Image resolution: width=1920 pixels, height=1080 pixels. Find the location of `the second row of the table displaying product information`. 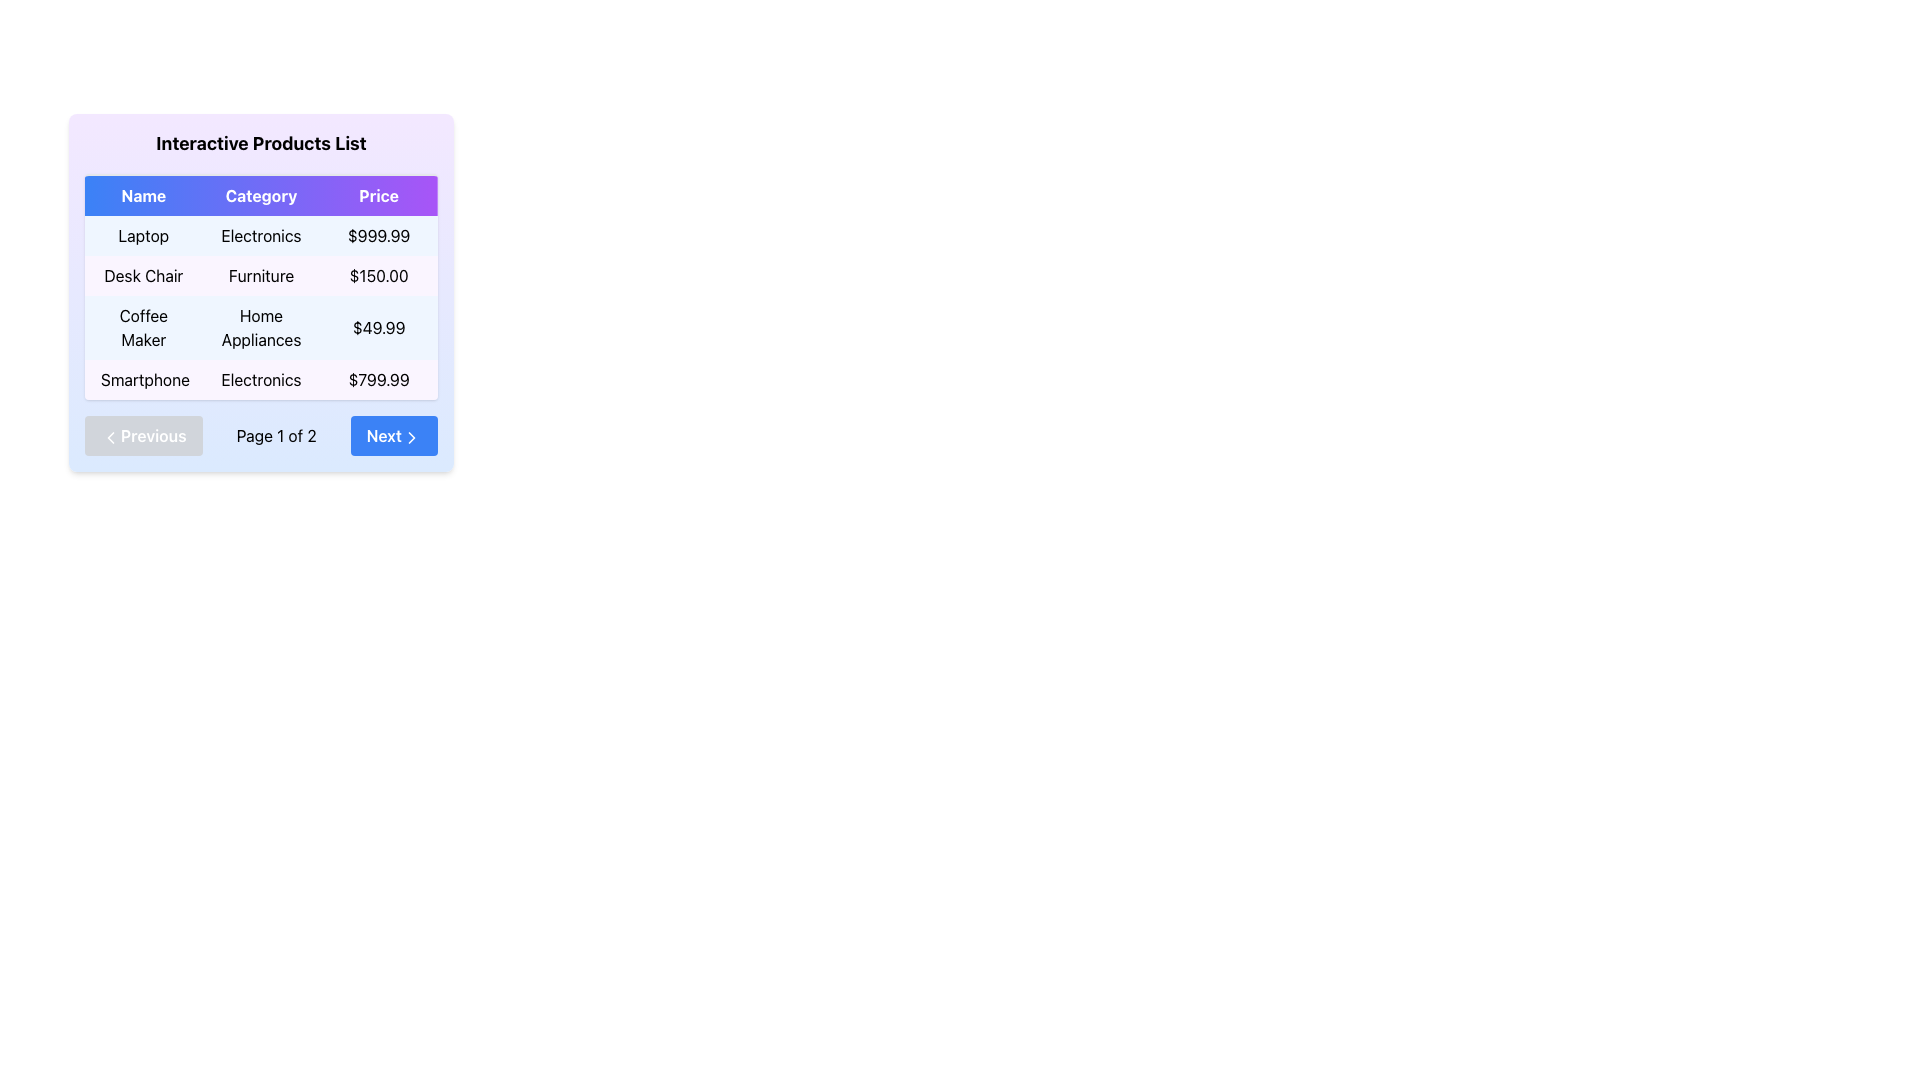

the second row of the table displaying product information is located at coordinates (260, 276).